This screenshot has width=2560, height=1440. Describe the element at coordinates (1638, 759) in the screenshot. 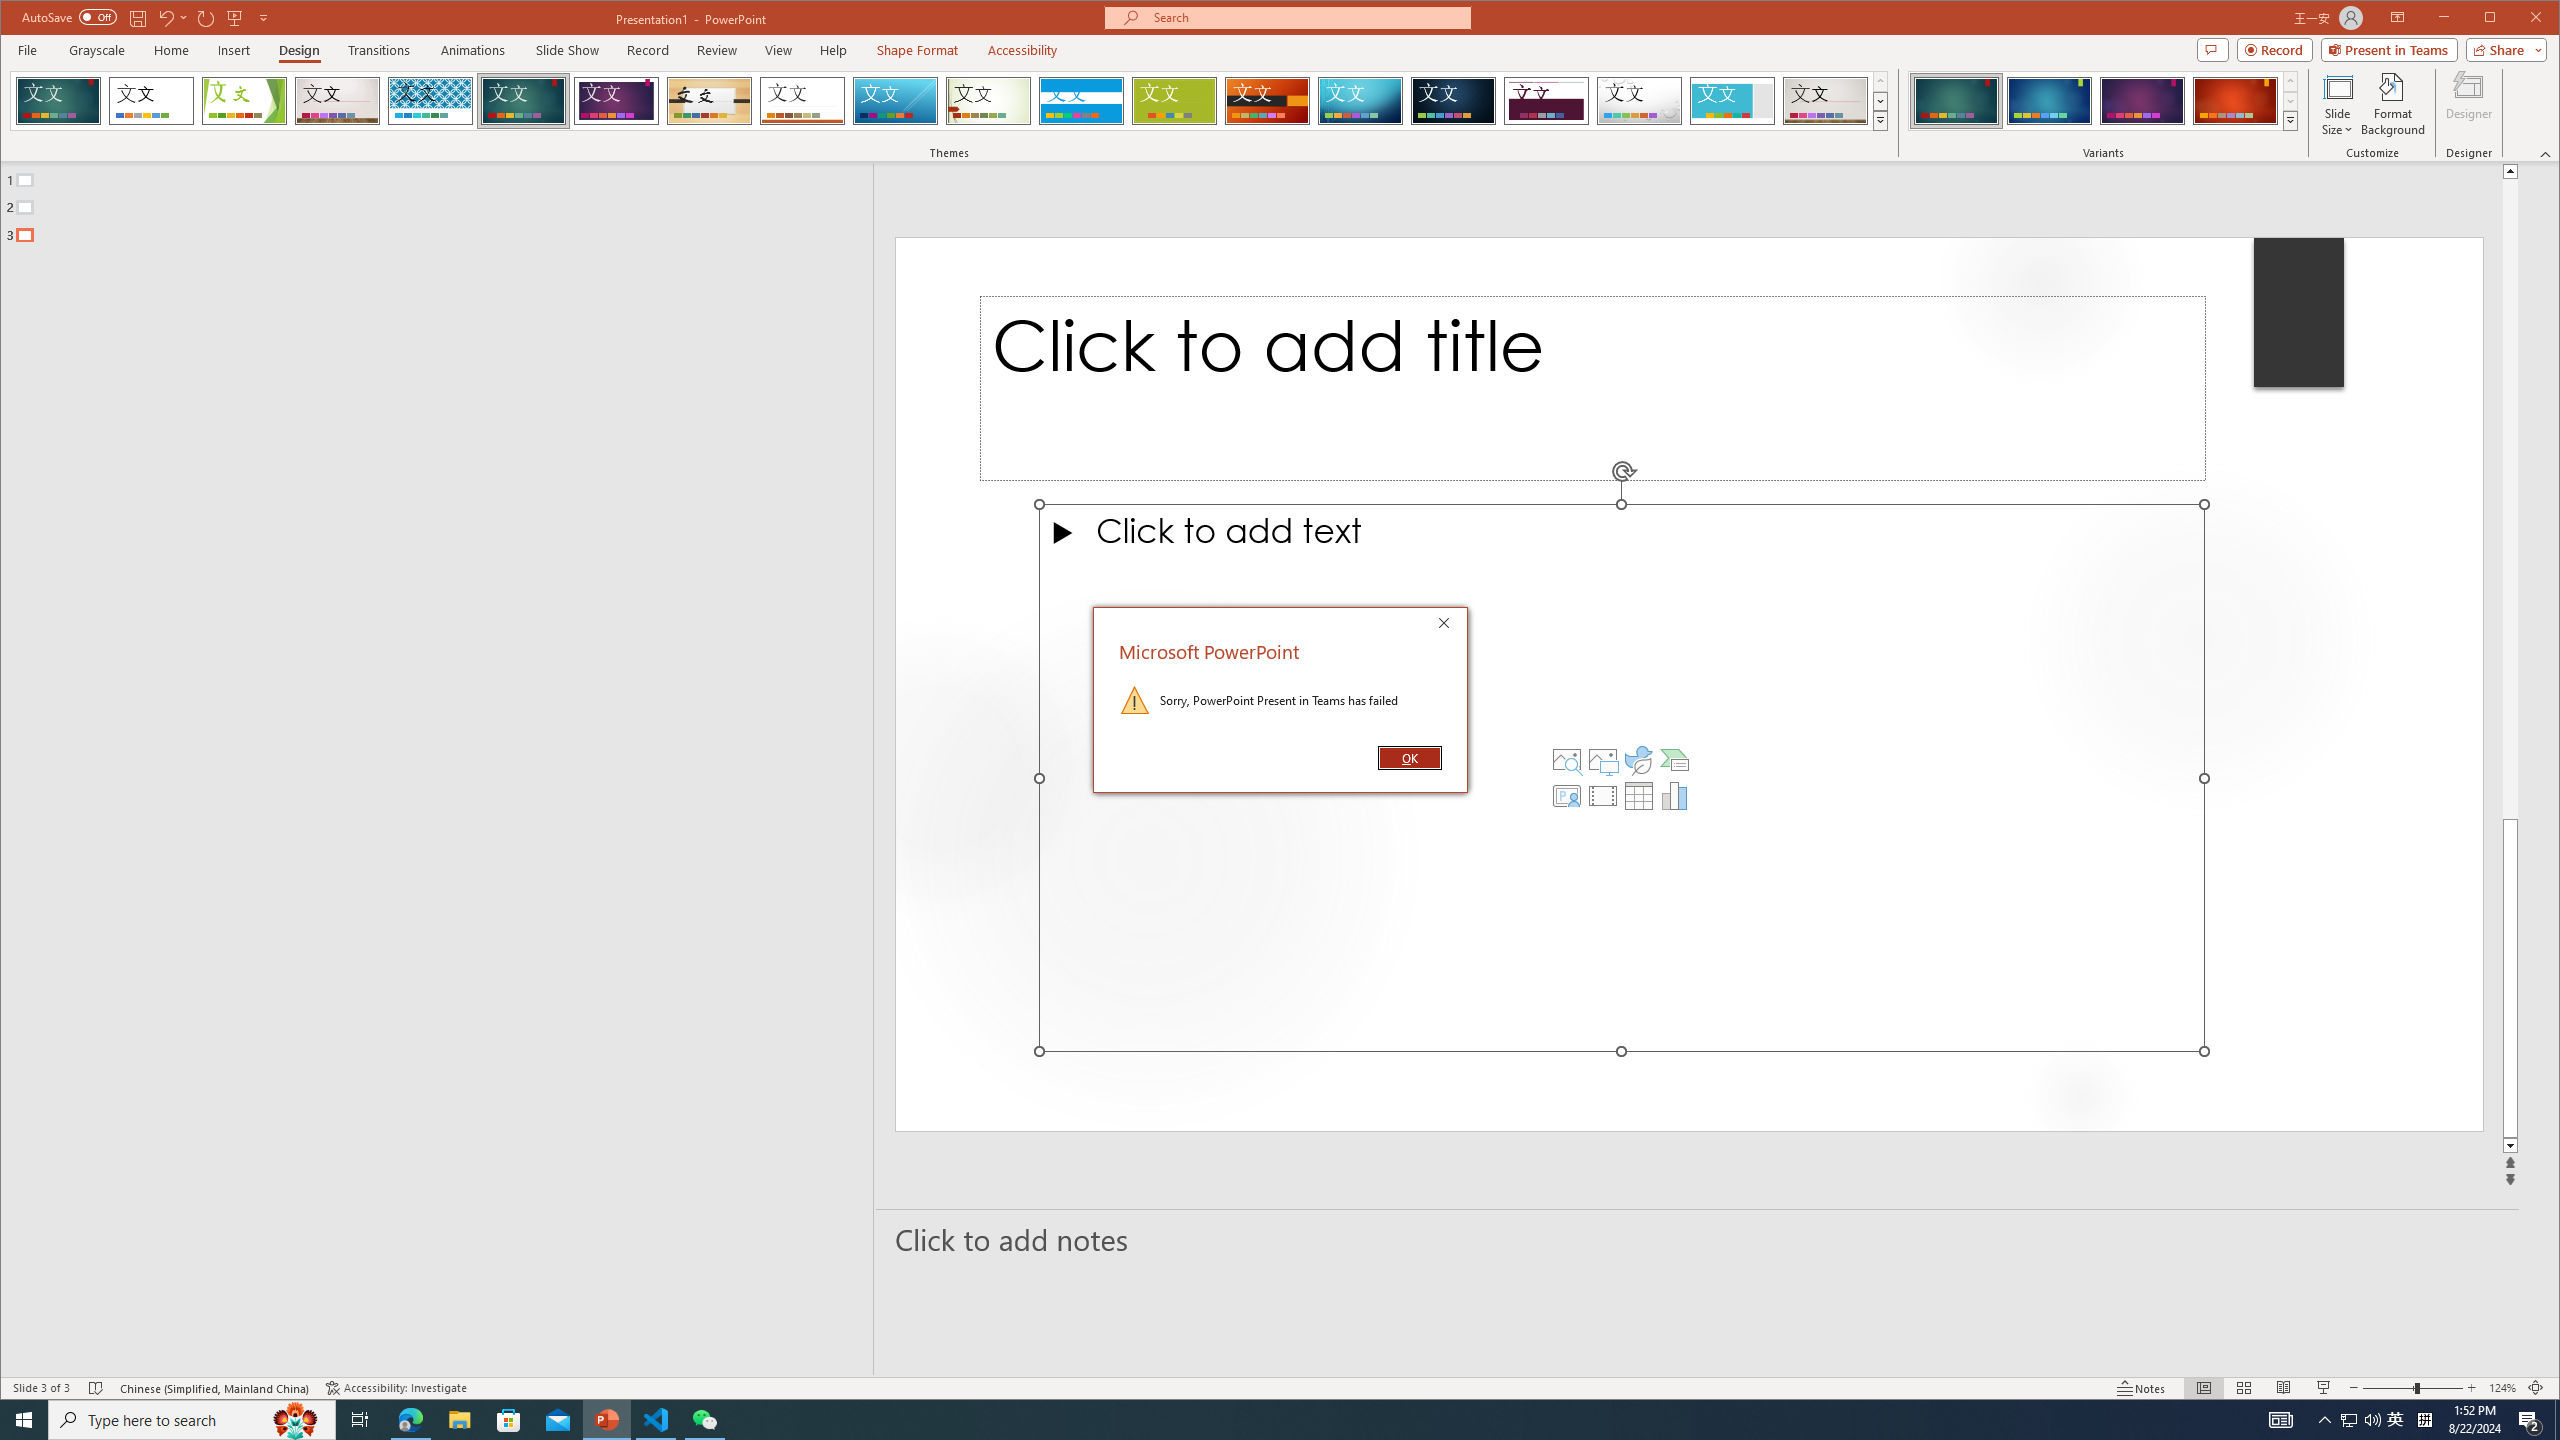

I see `'Insert an Icon'` at that location.